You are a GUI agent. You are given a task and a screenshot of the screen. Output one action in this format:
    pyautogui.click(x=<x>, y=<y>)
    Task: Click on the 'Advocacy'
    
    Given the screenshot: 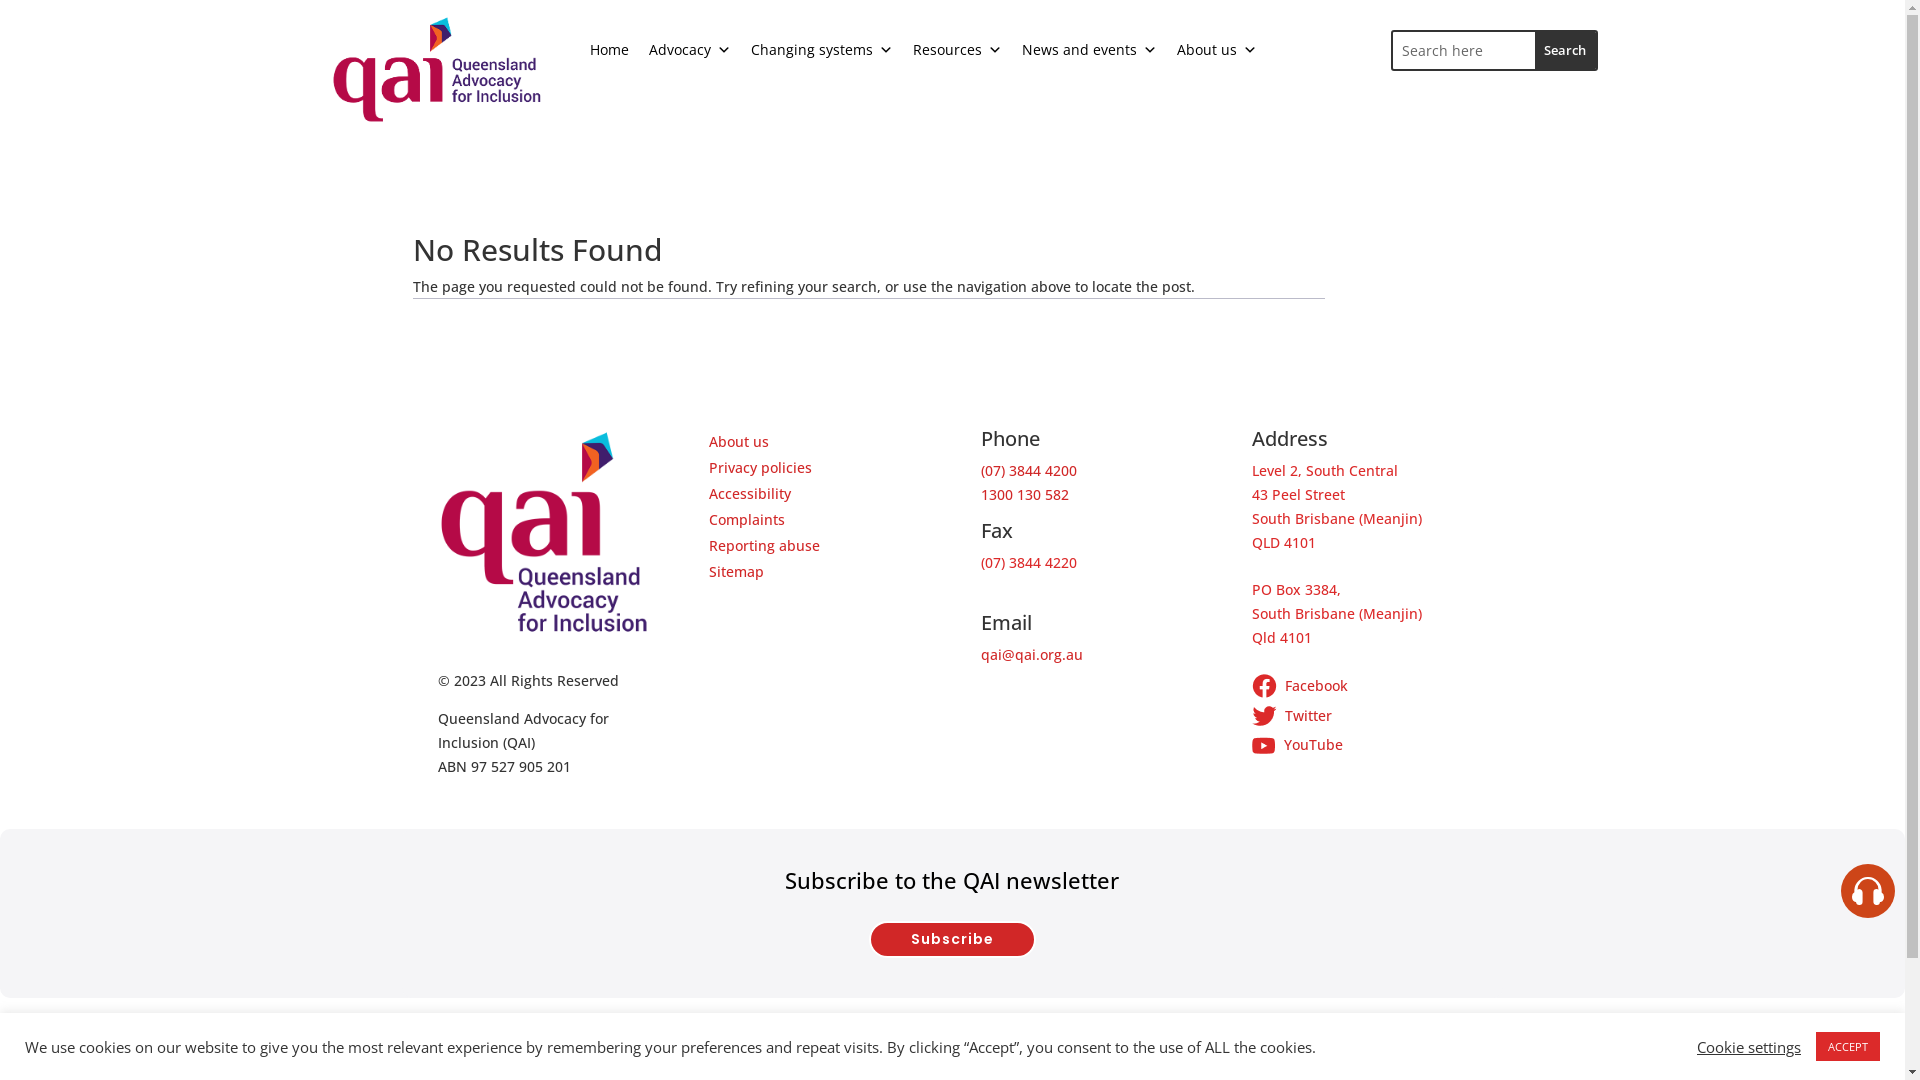 What is the action you would take?
    pyautogui.click(x=689, y=49)
    